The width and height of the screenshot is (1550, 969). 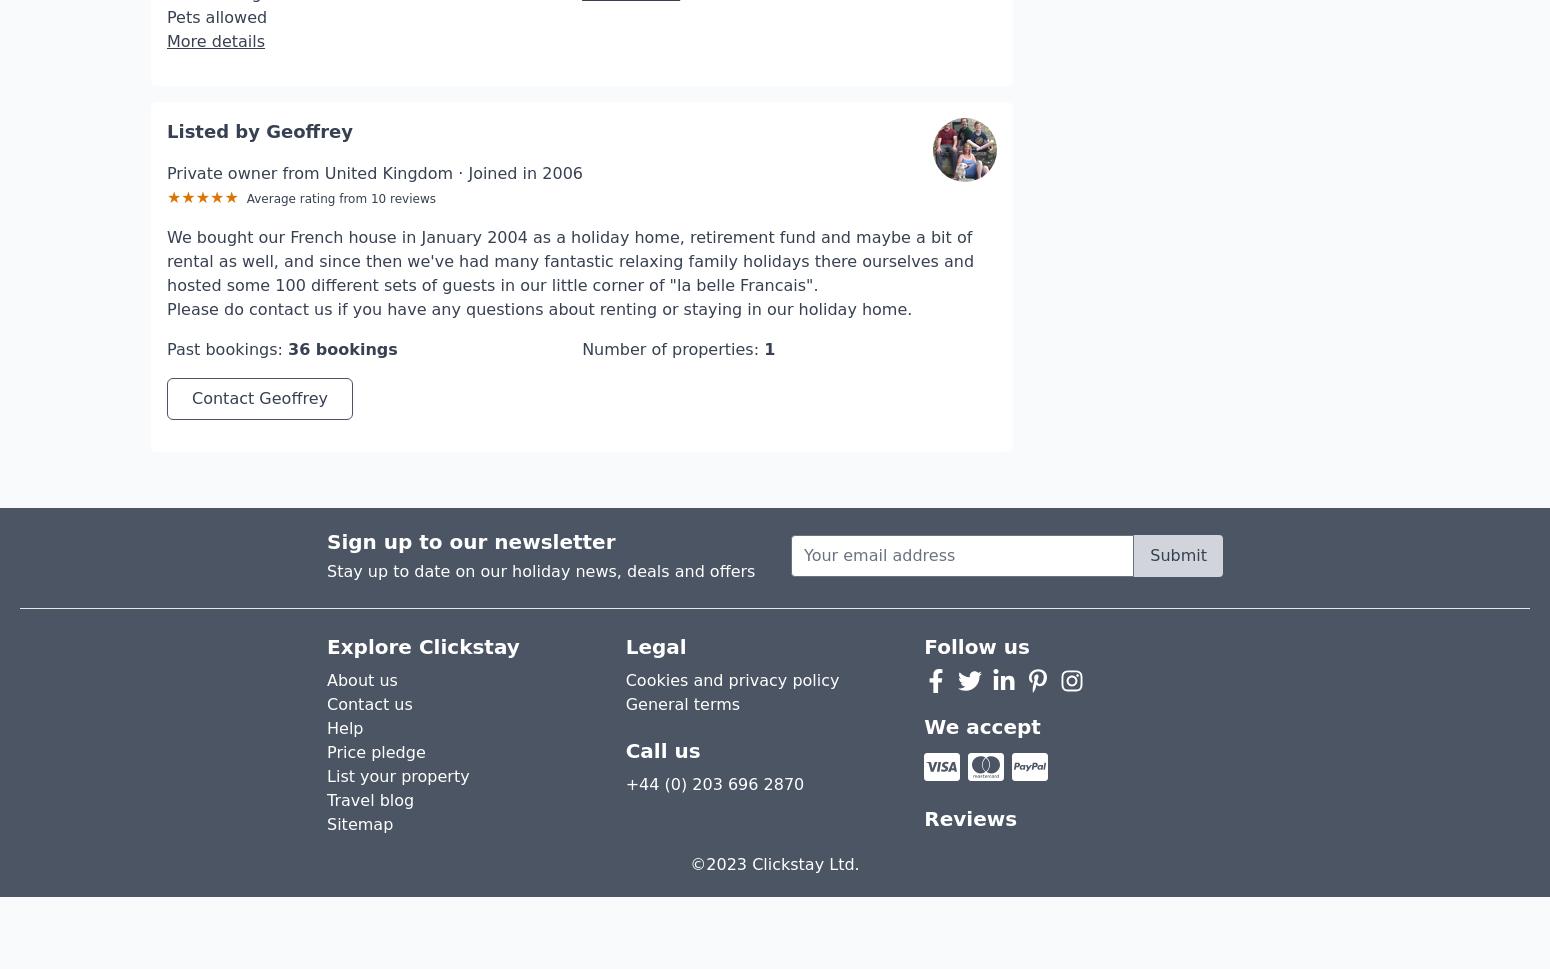 I want to click on 'Call us', so click(x=661, y=689).